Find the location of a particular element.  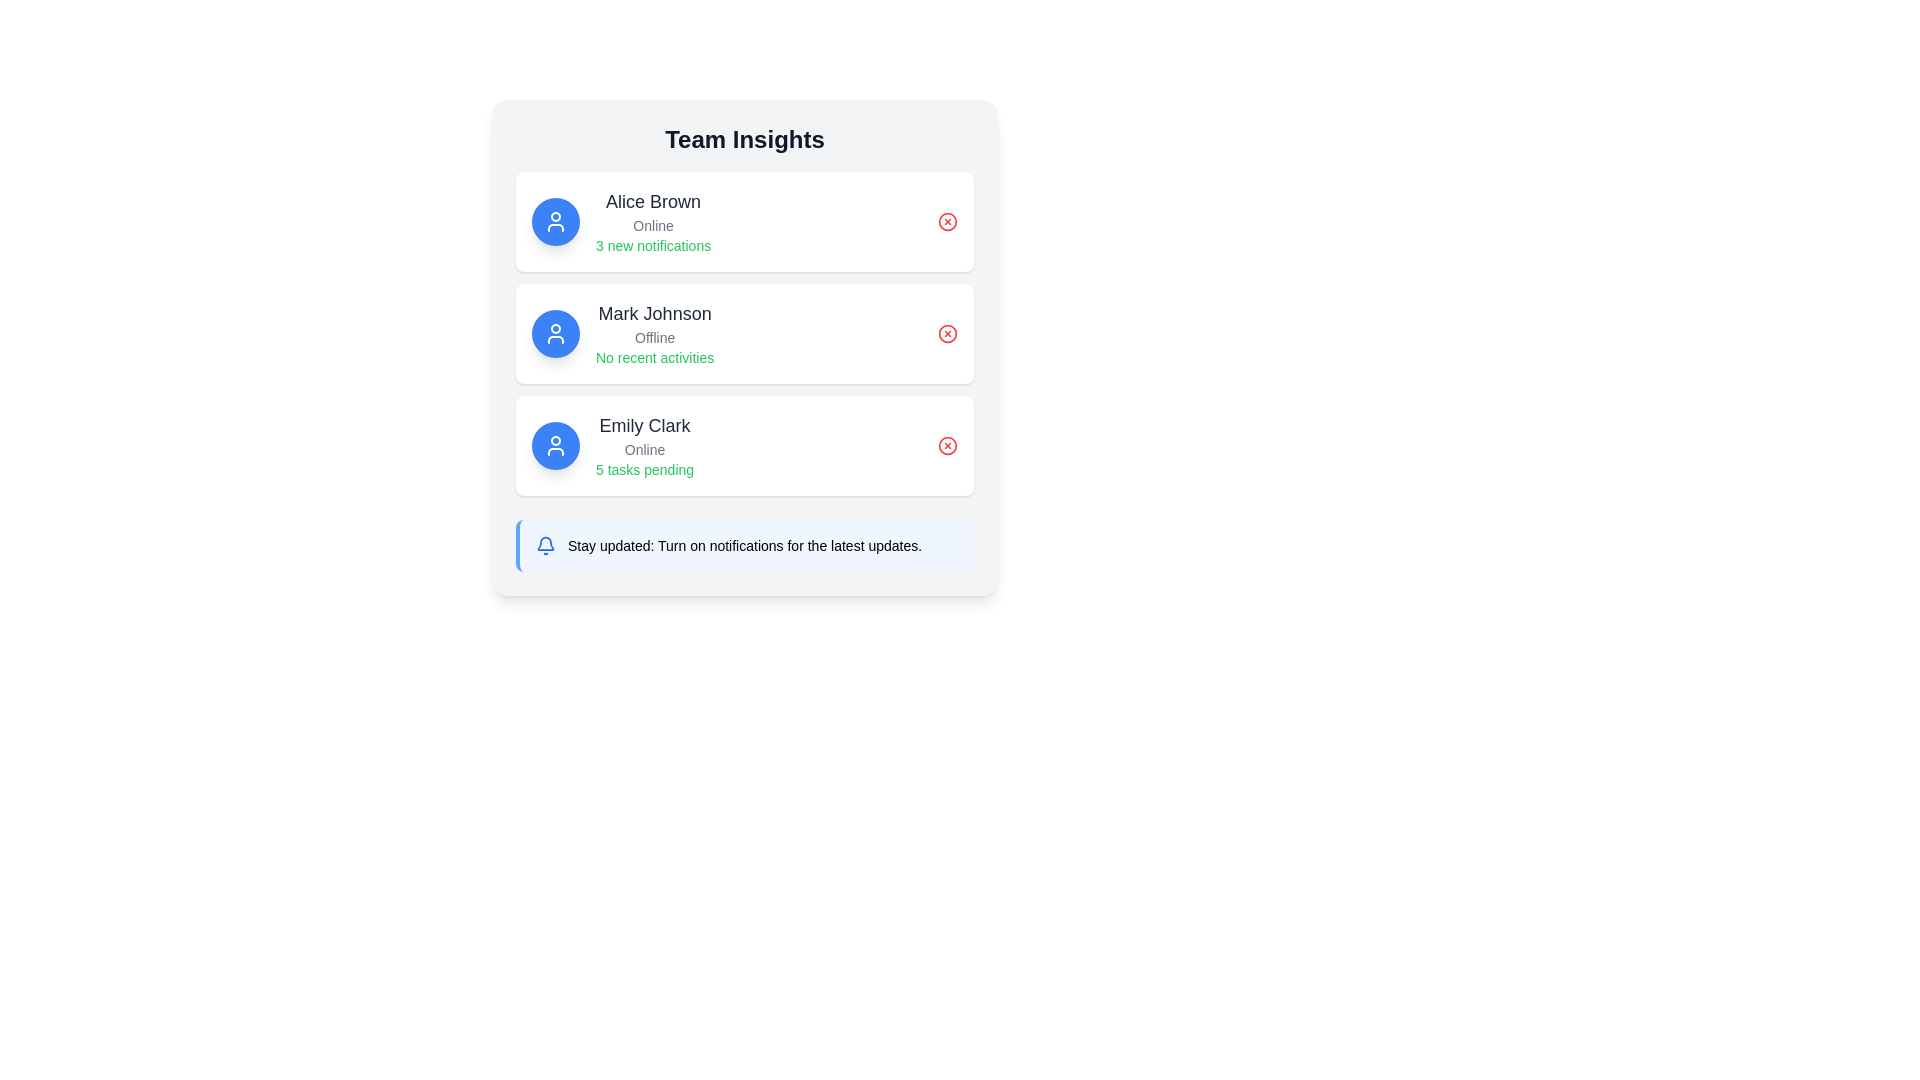

the text label displaying '5 tasks pending' styled in green, located under 'Online' in Emily Clark's section of the Team Insights interface is located at coordinates (645, 470).